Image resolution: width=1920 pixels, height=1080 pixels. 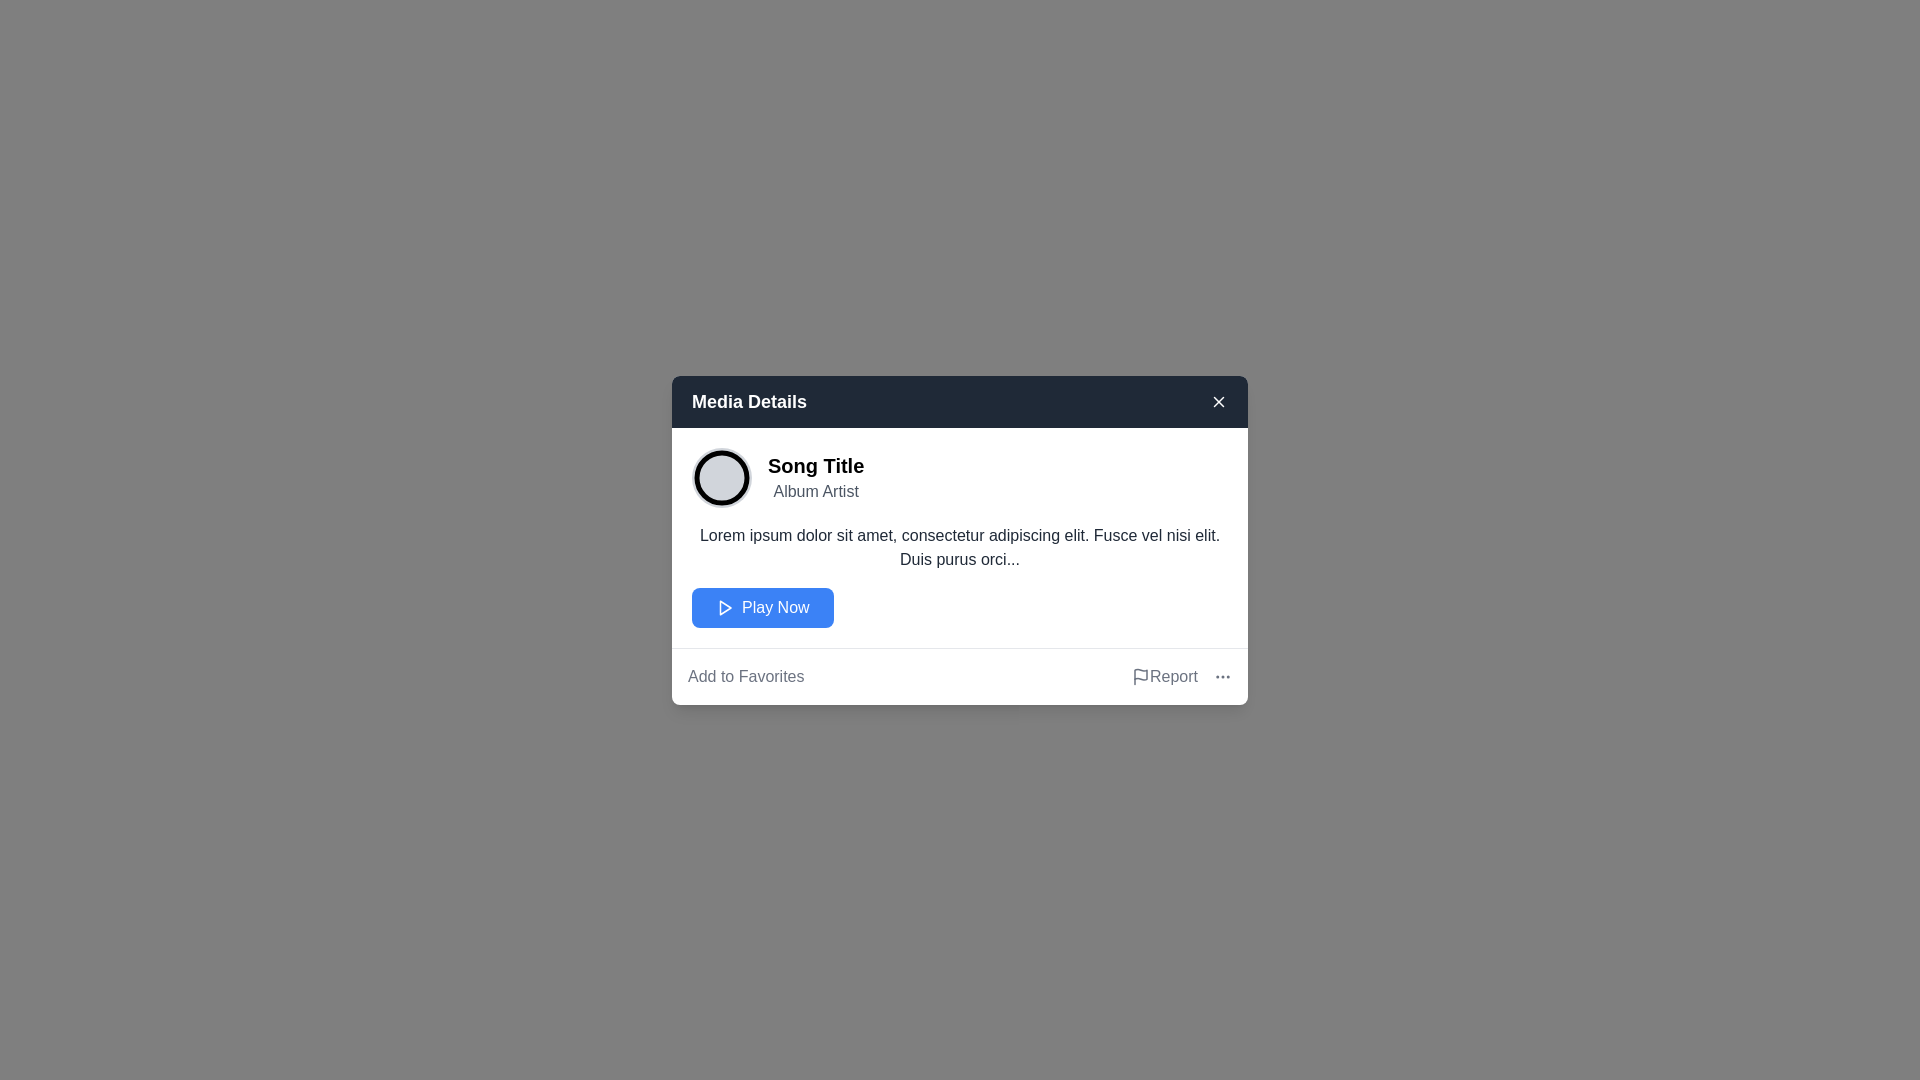 What do you see at coordinates (1218, 401) in the screenshot?
I see `the 'X' icon button in the top-right corner of the dark navy-blue header bar` at bounding box center [1218, 401].